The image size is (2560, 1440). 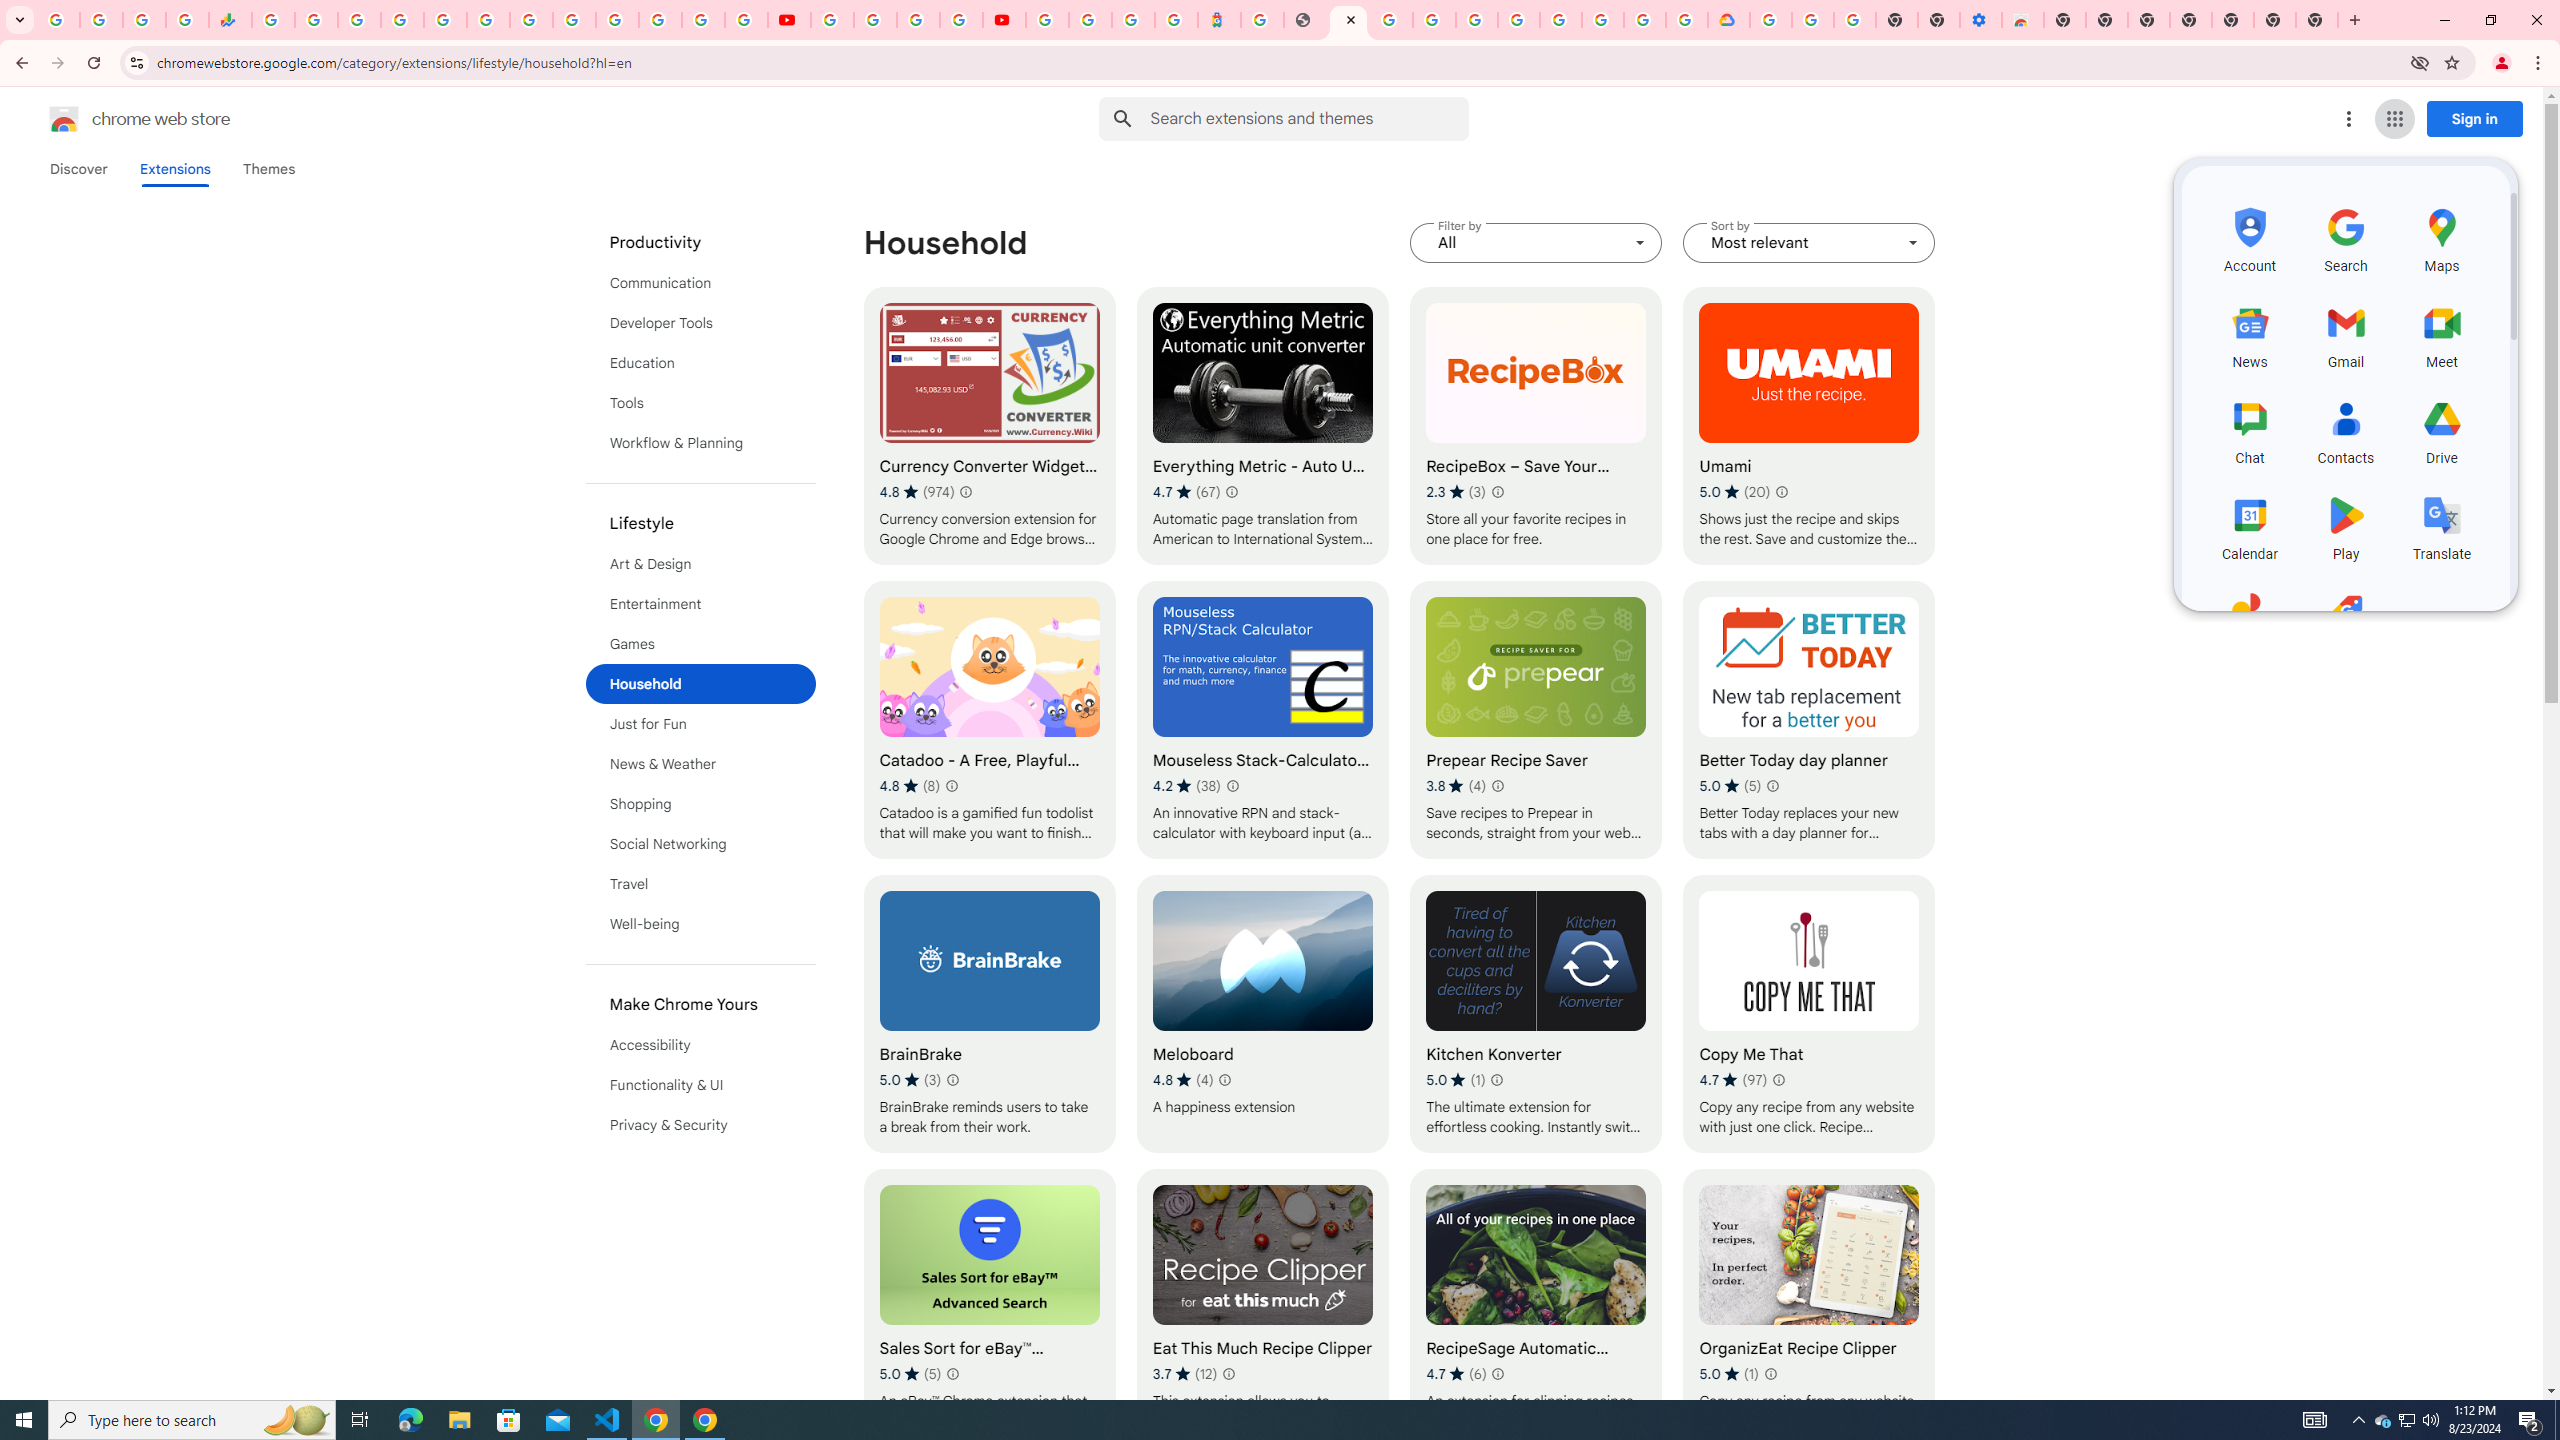 I want to click on 'Google Account Help', so click(x=1811, y=19).